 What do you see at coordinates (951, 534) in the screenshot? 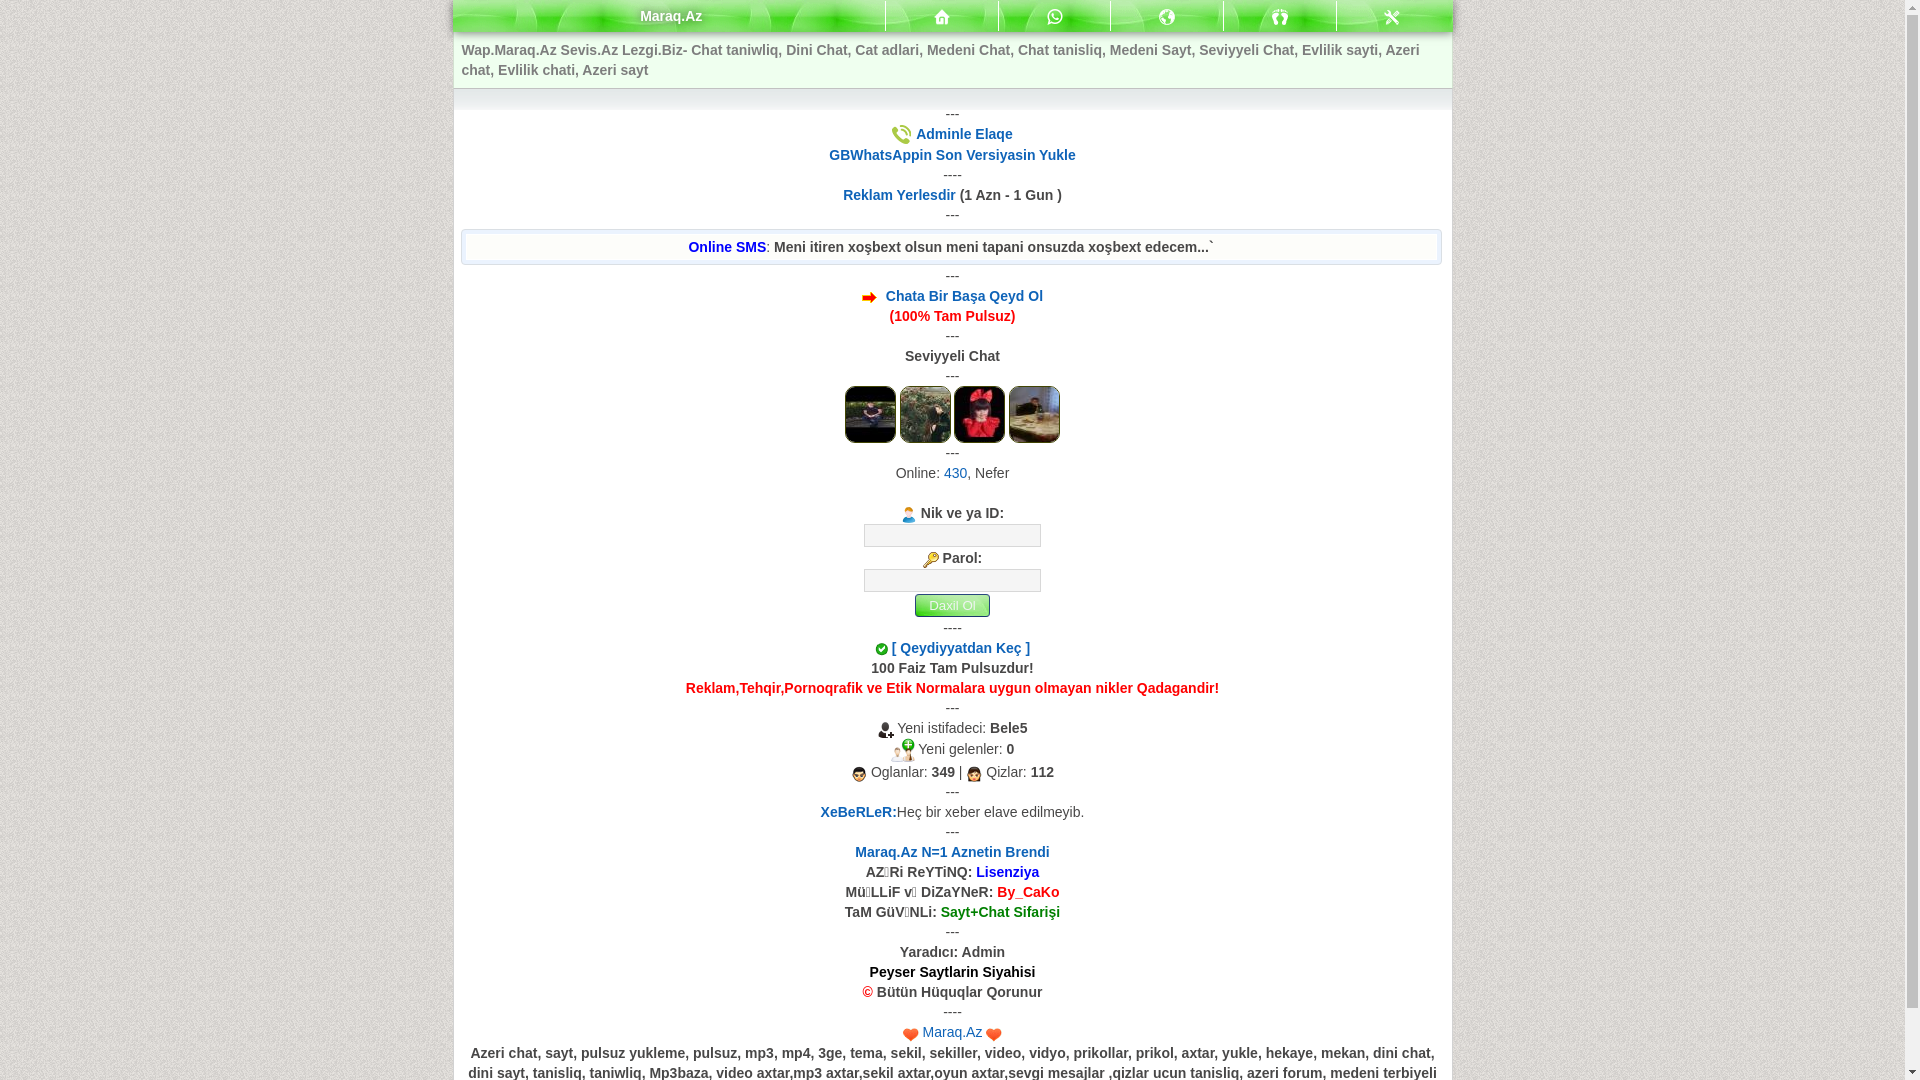
I see `'nick'` at bounding box center [951, 534].